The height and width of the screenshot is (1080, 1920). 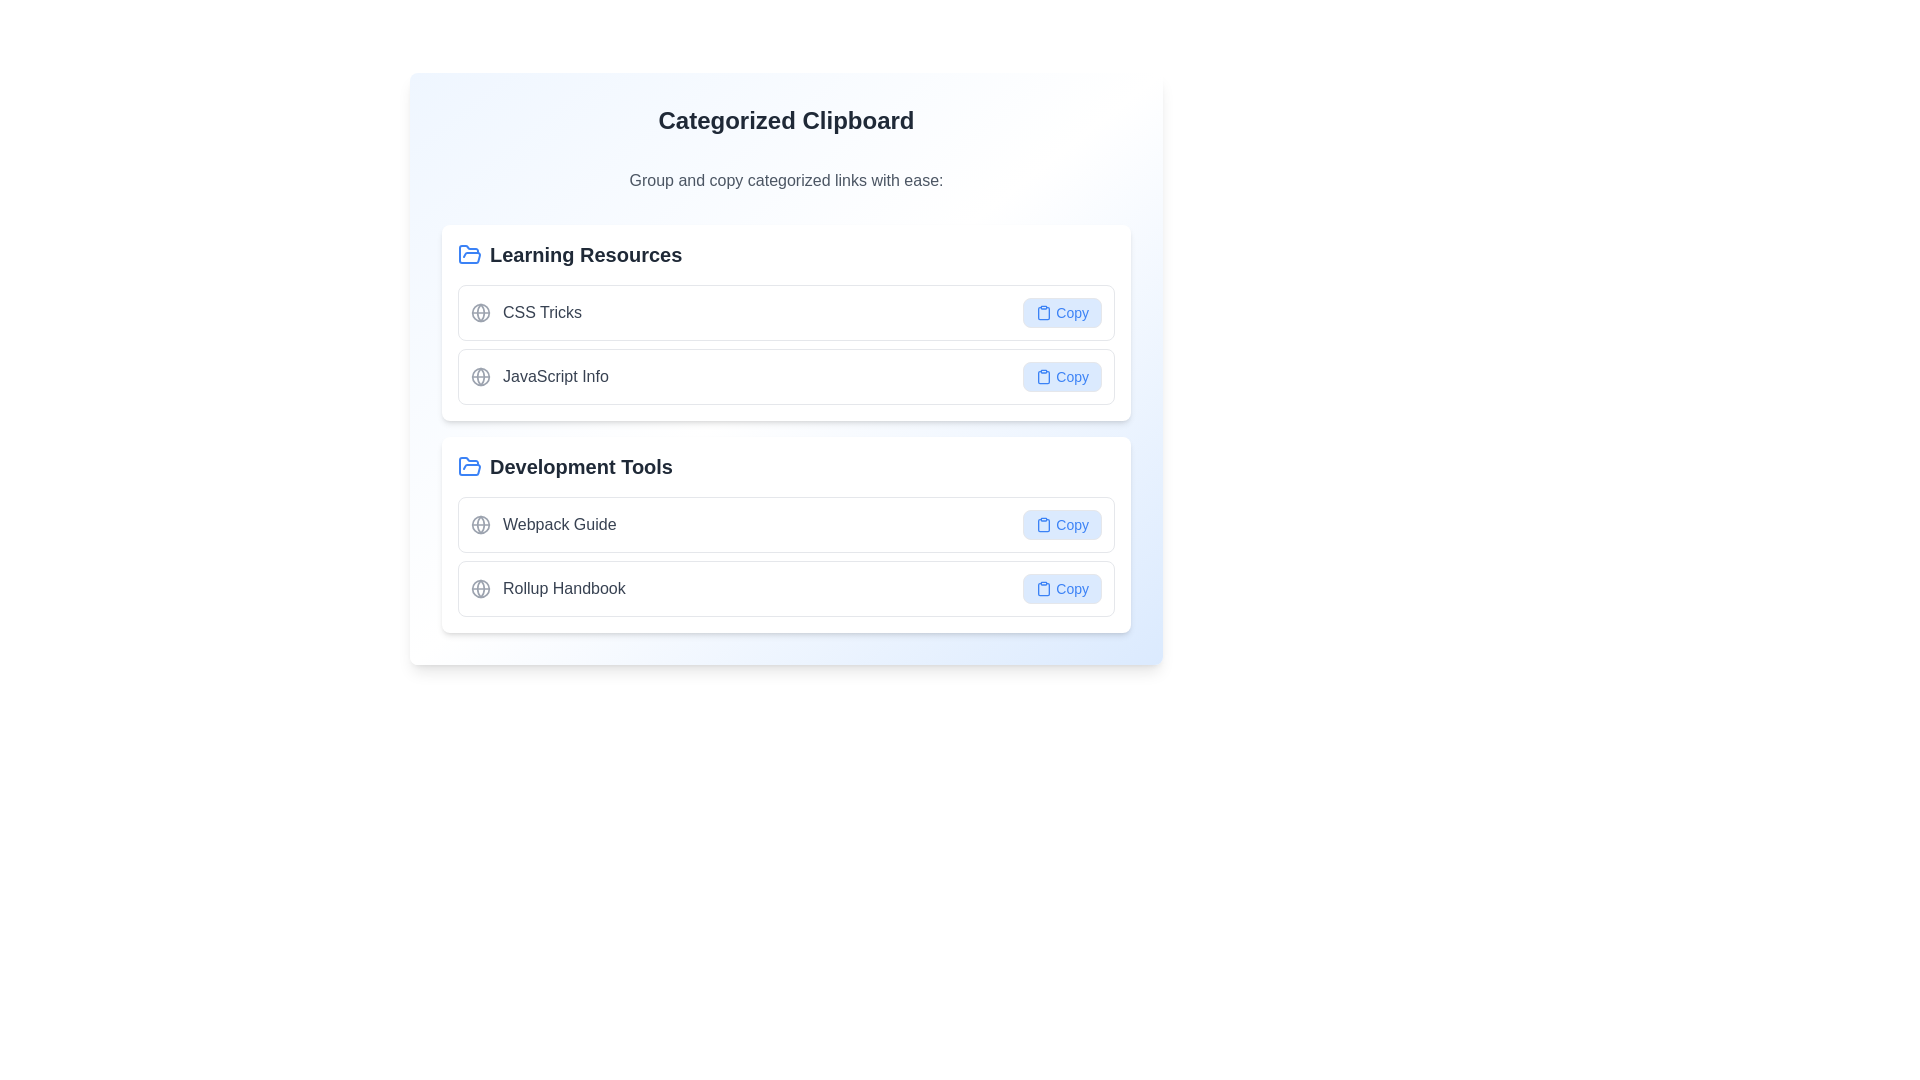 What do you see at coordinates (1061, 523) in the screenshot?
I see `the button located on the far right side of the third row labeled 'Development Tools' under the text 'Webpack Guide' to copy the associated contents or link to the clipboard` at bounding box center [1061, 523].